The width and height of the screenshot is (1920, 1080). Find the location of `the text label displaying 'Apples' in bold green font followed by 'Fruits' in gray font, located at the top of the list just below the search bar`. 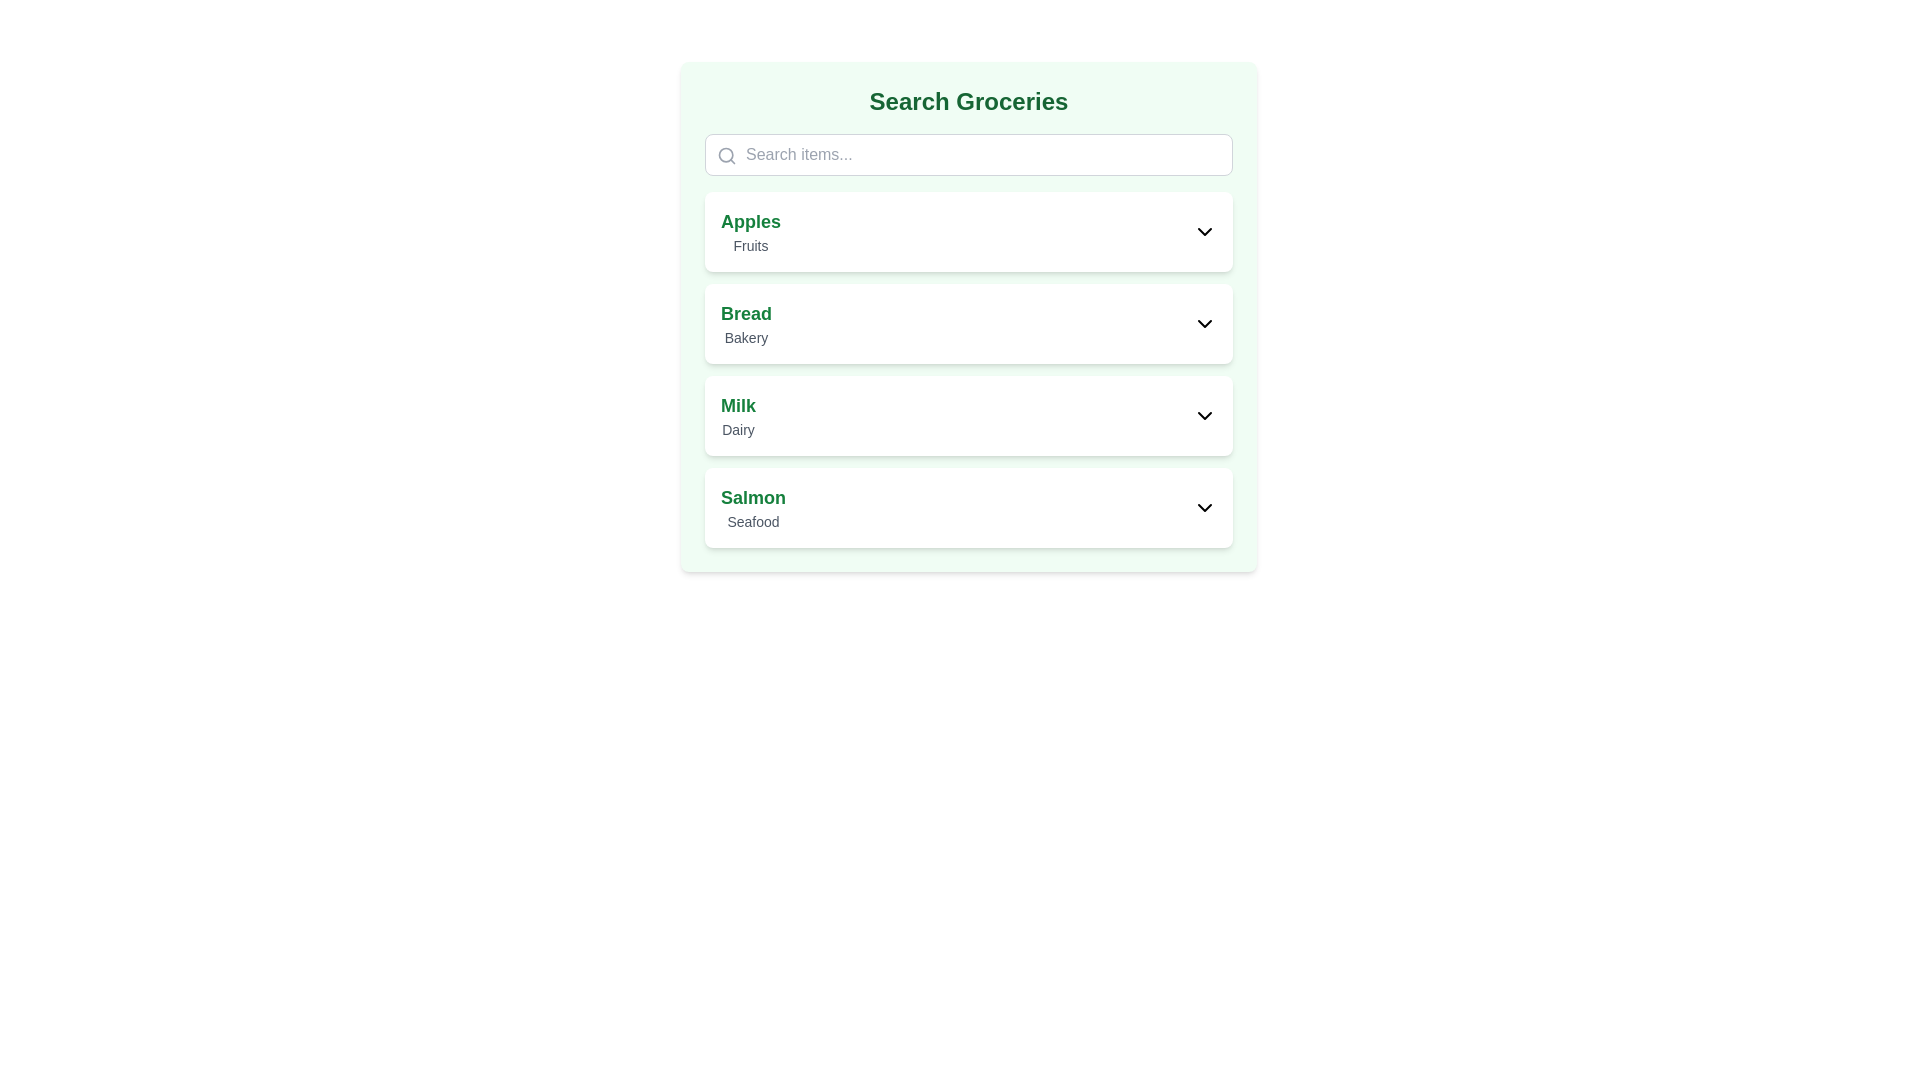

the text label displaying 'Apples' in bold green font followed by 'Fruits' in gray font, located at the top of the list just below the search bar is located at coordinates (750, 230).